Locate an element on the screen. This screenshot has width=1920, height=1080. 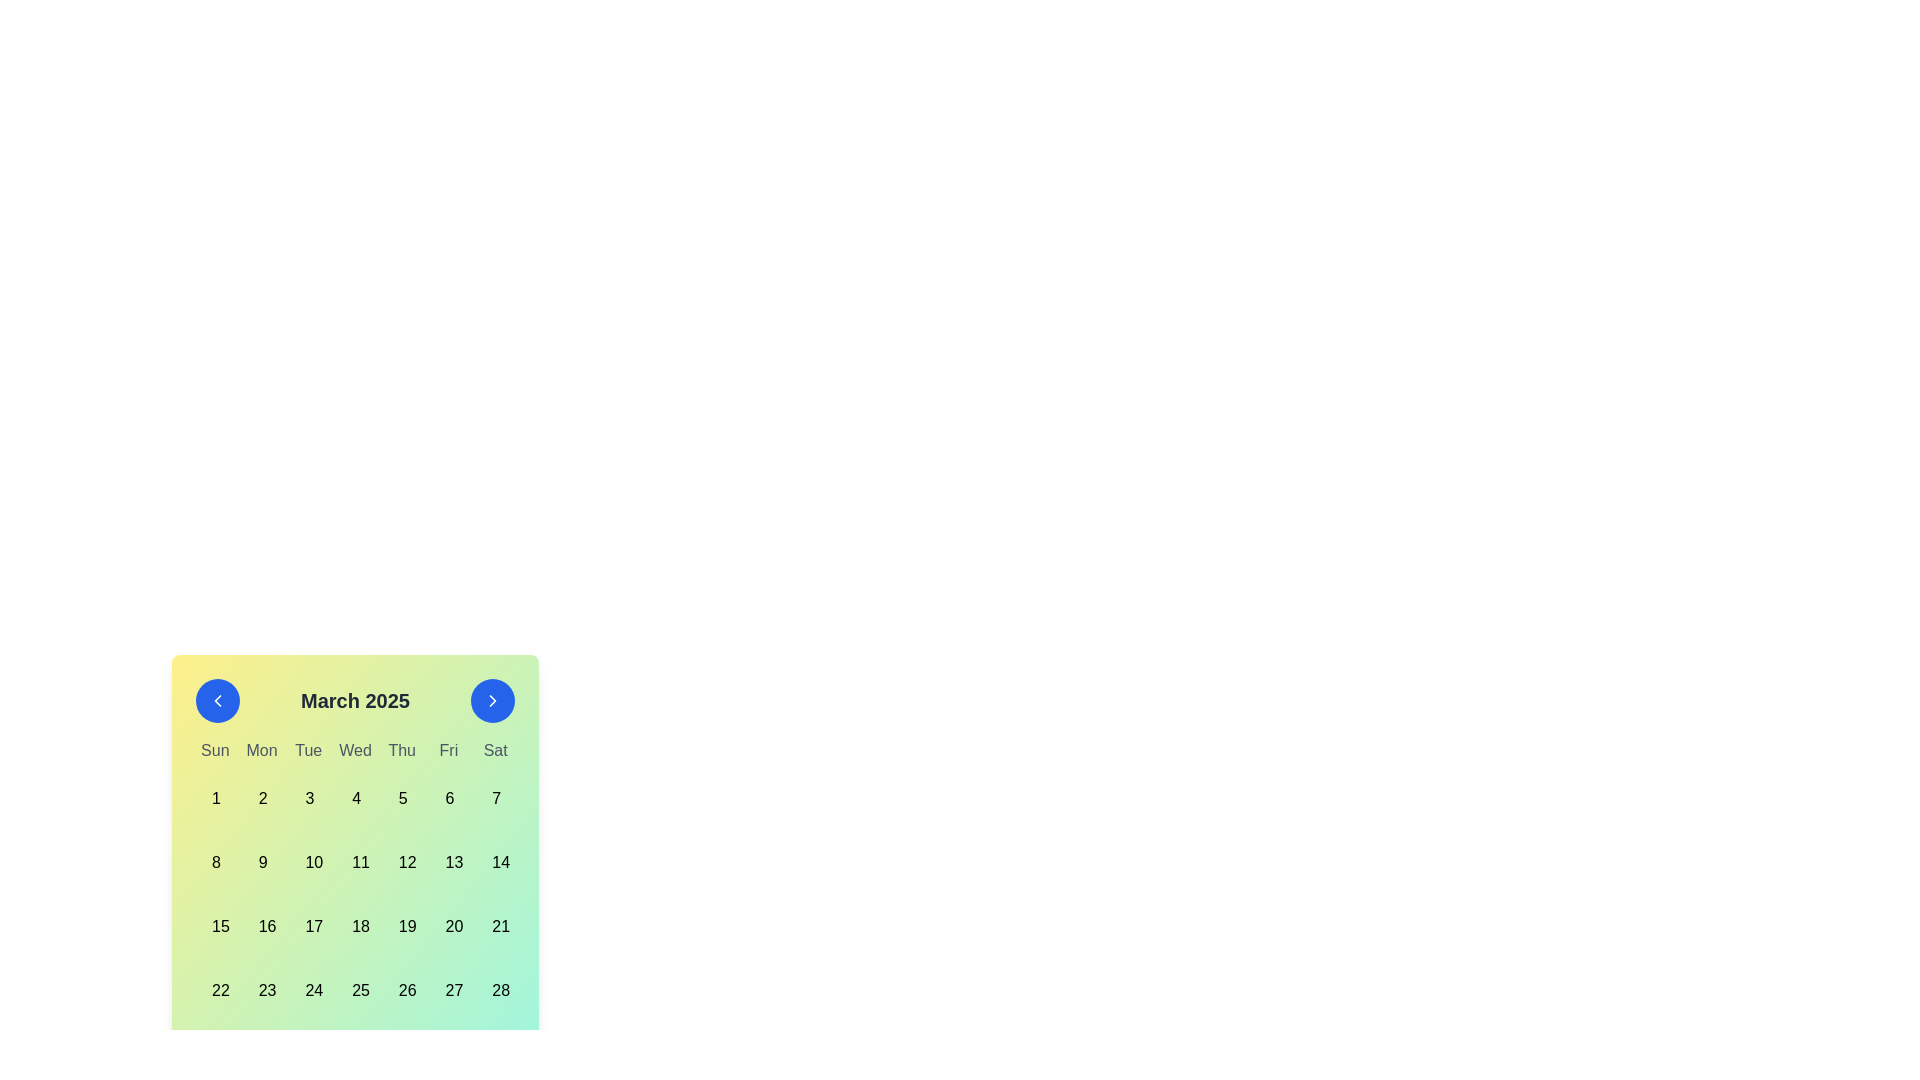
the Button-like calendar day cell displaying the number '5', located in the first row of the calendar grid under 'Thu' is located at coordinates (401, 797).